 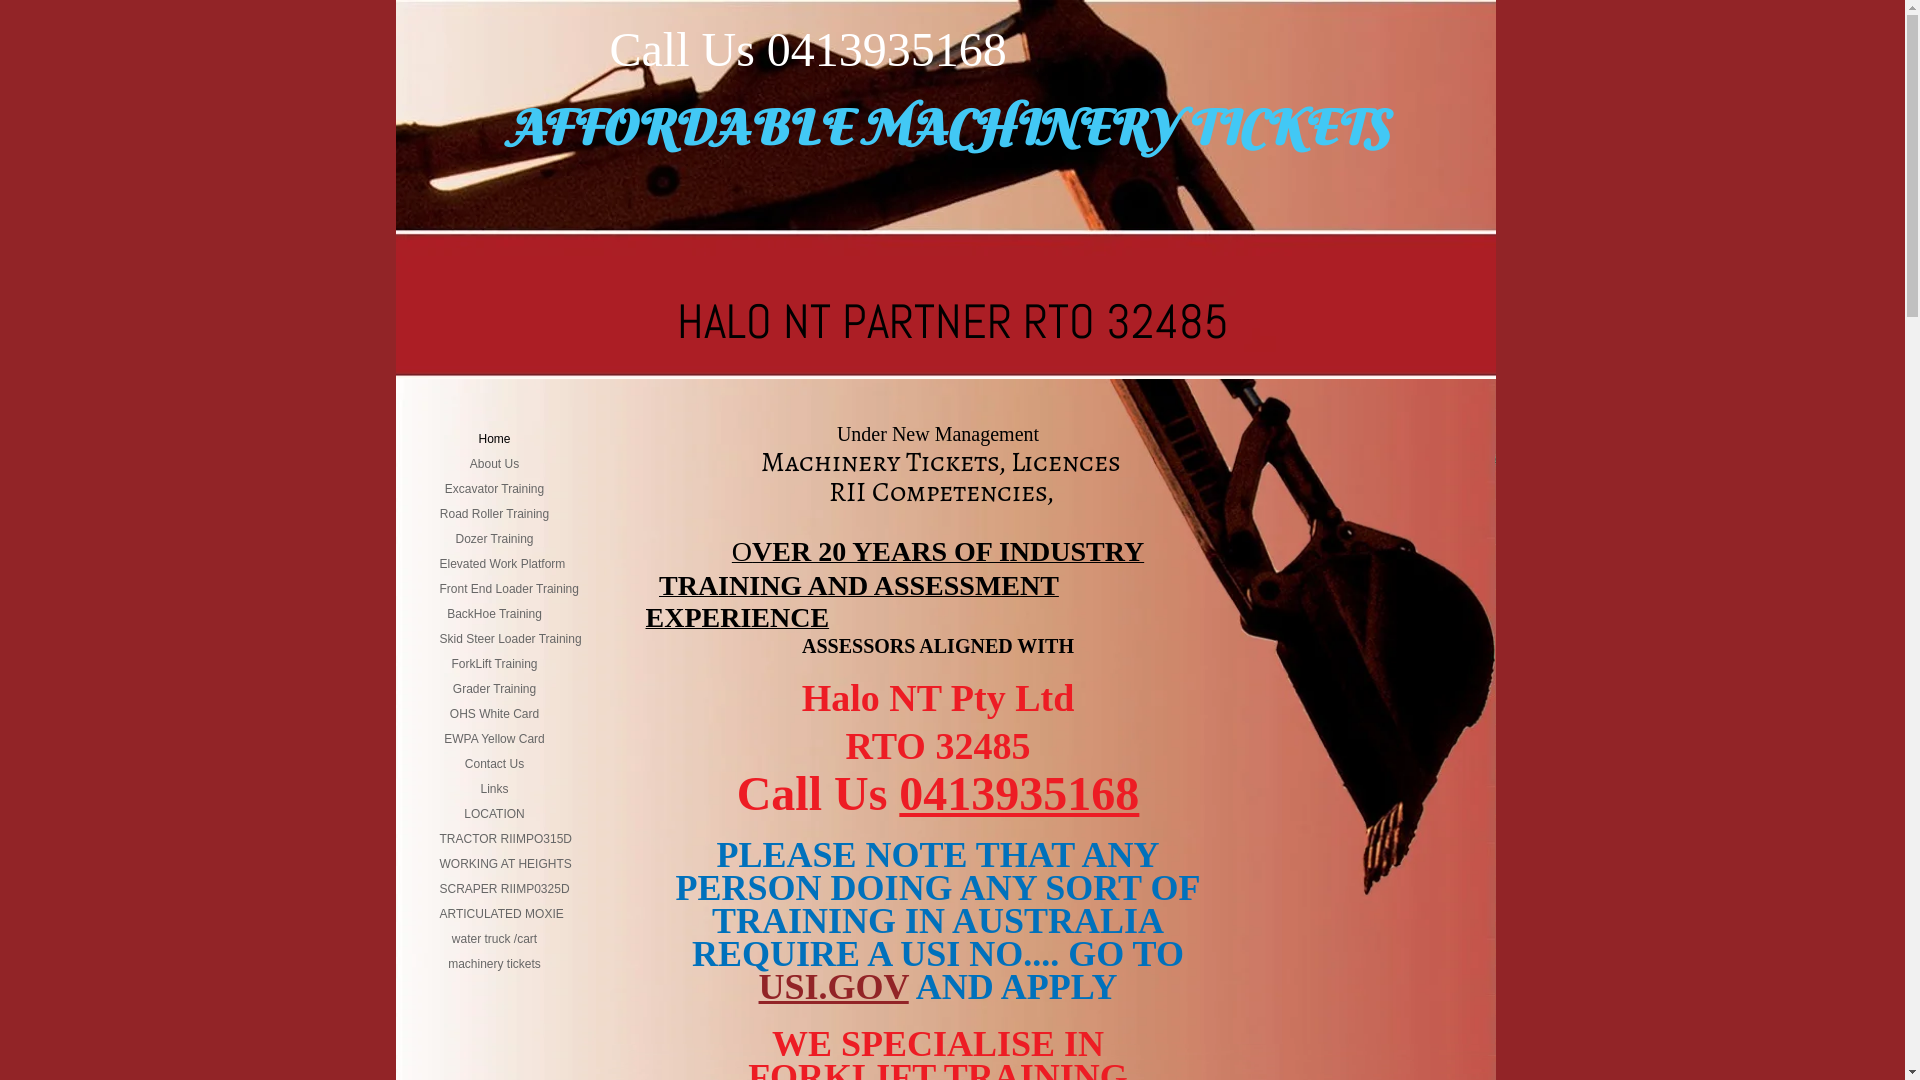 What do you see at coordinates (440, 663) in the screenshot?
I see `'ForkLift Training'` at bounding box center [440, 663].